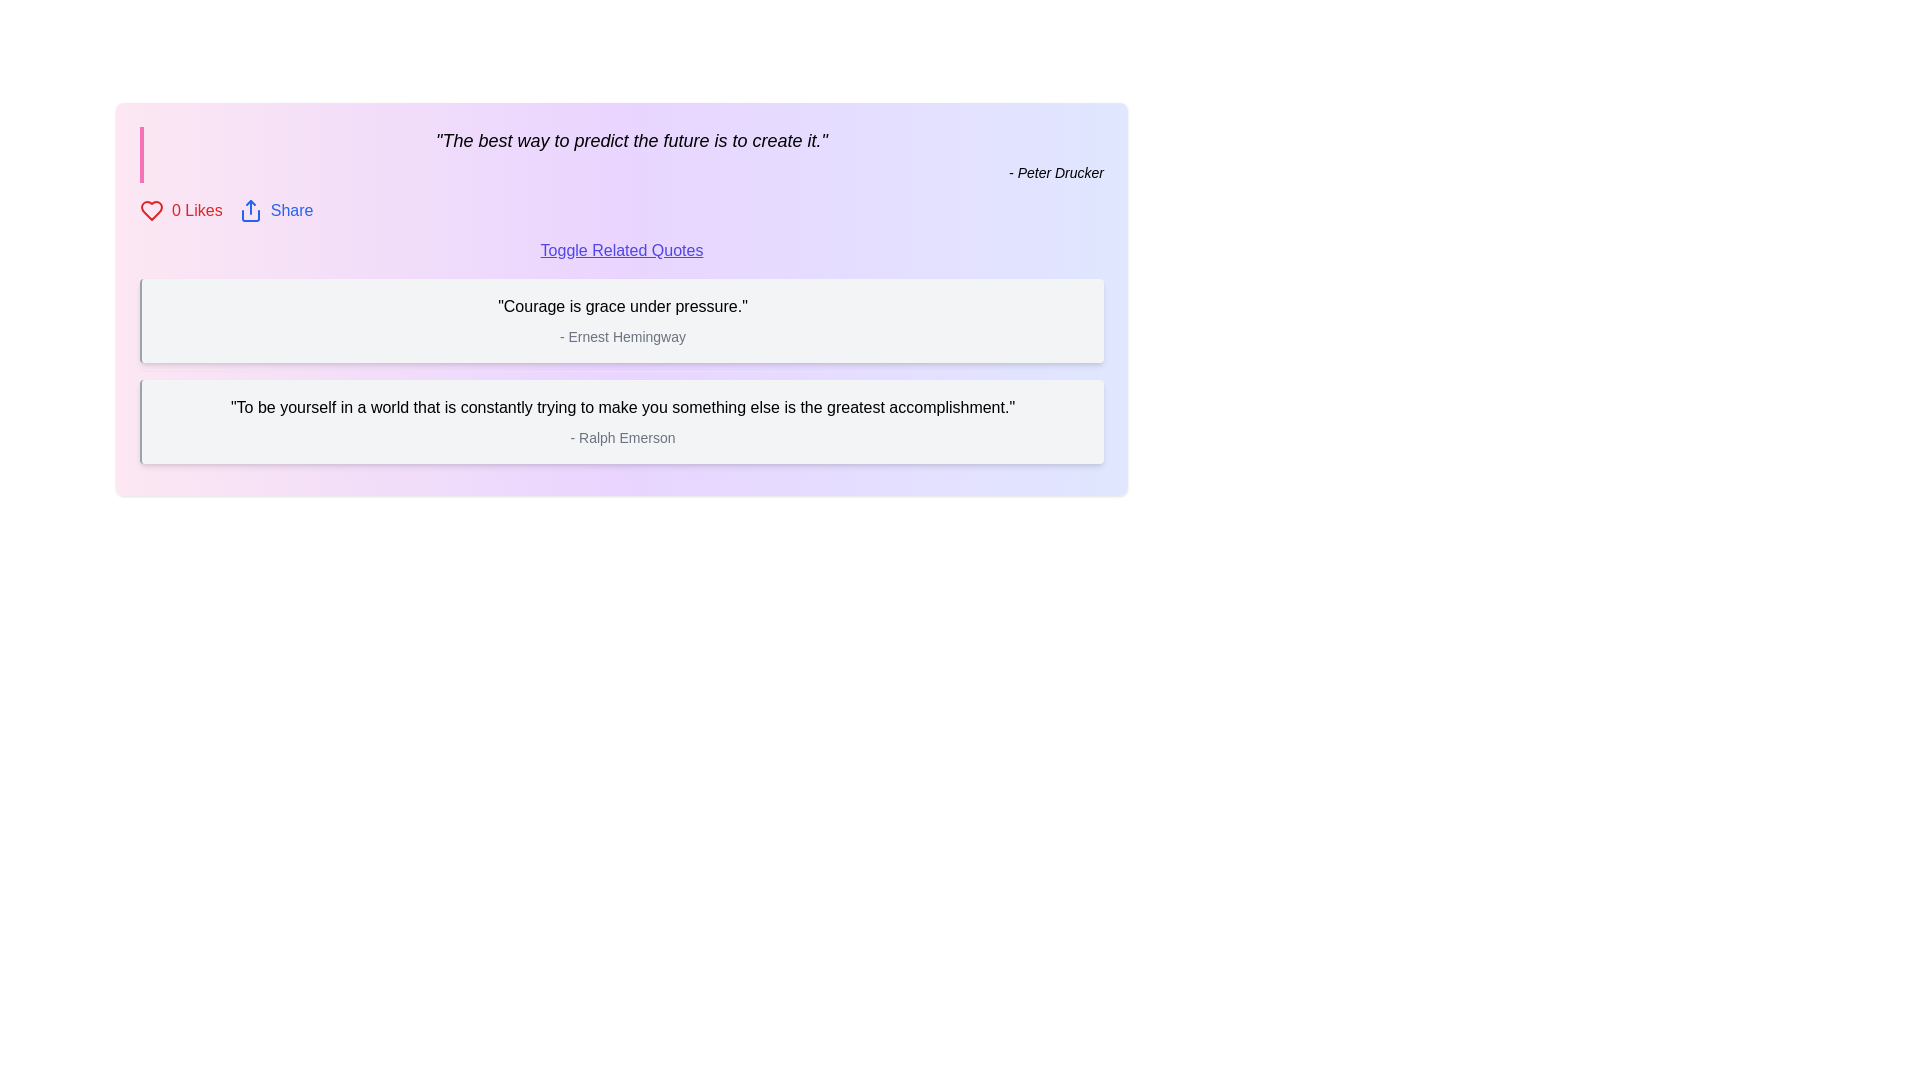  Describe the element at coordinates (621, 249) in the screenshot. I see `the hyperlink labeled 'Toggle Related Quotes'` at that location.